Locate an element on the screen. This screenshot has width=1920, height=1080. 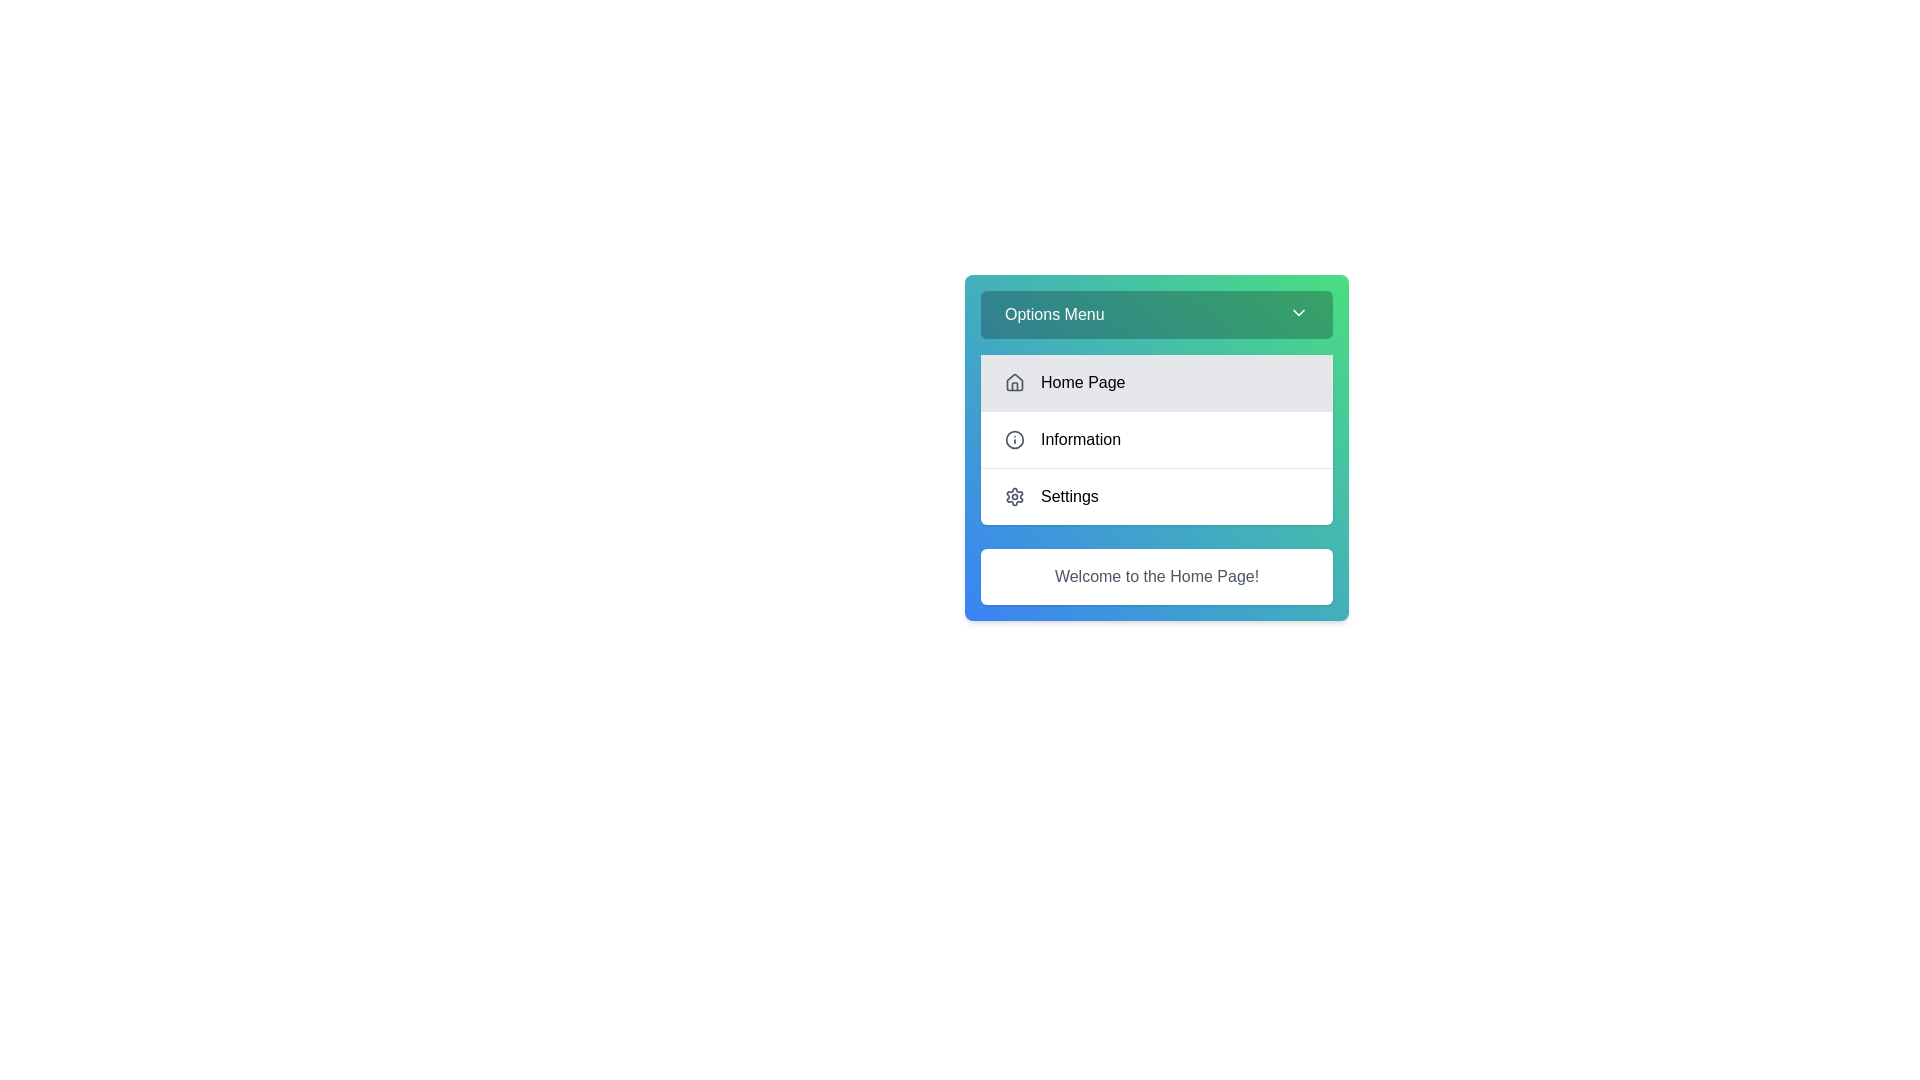
the Dropdown menu trigger bar located at the top of the card-like component with a gradient background is located at coordinates (1156, 315).